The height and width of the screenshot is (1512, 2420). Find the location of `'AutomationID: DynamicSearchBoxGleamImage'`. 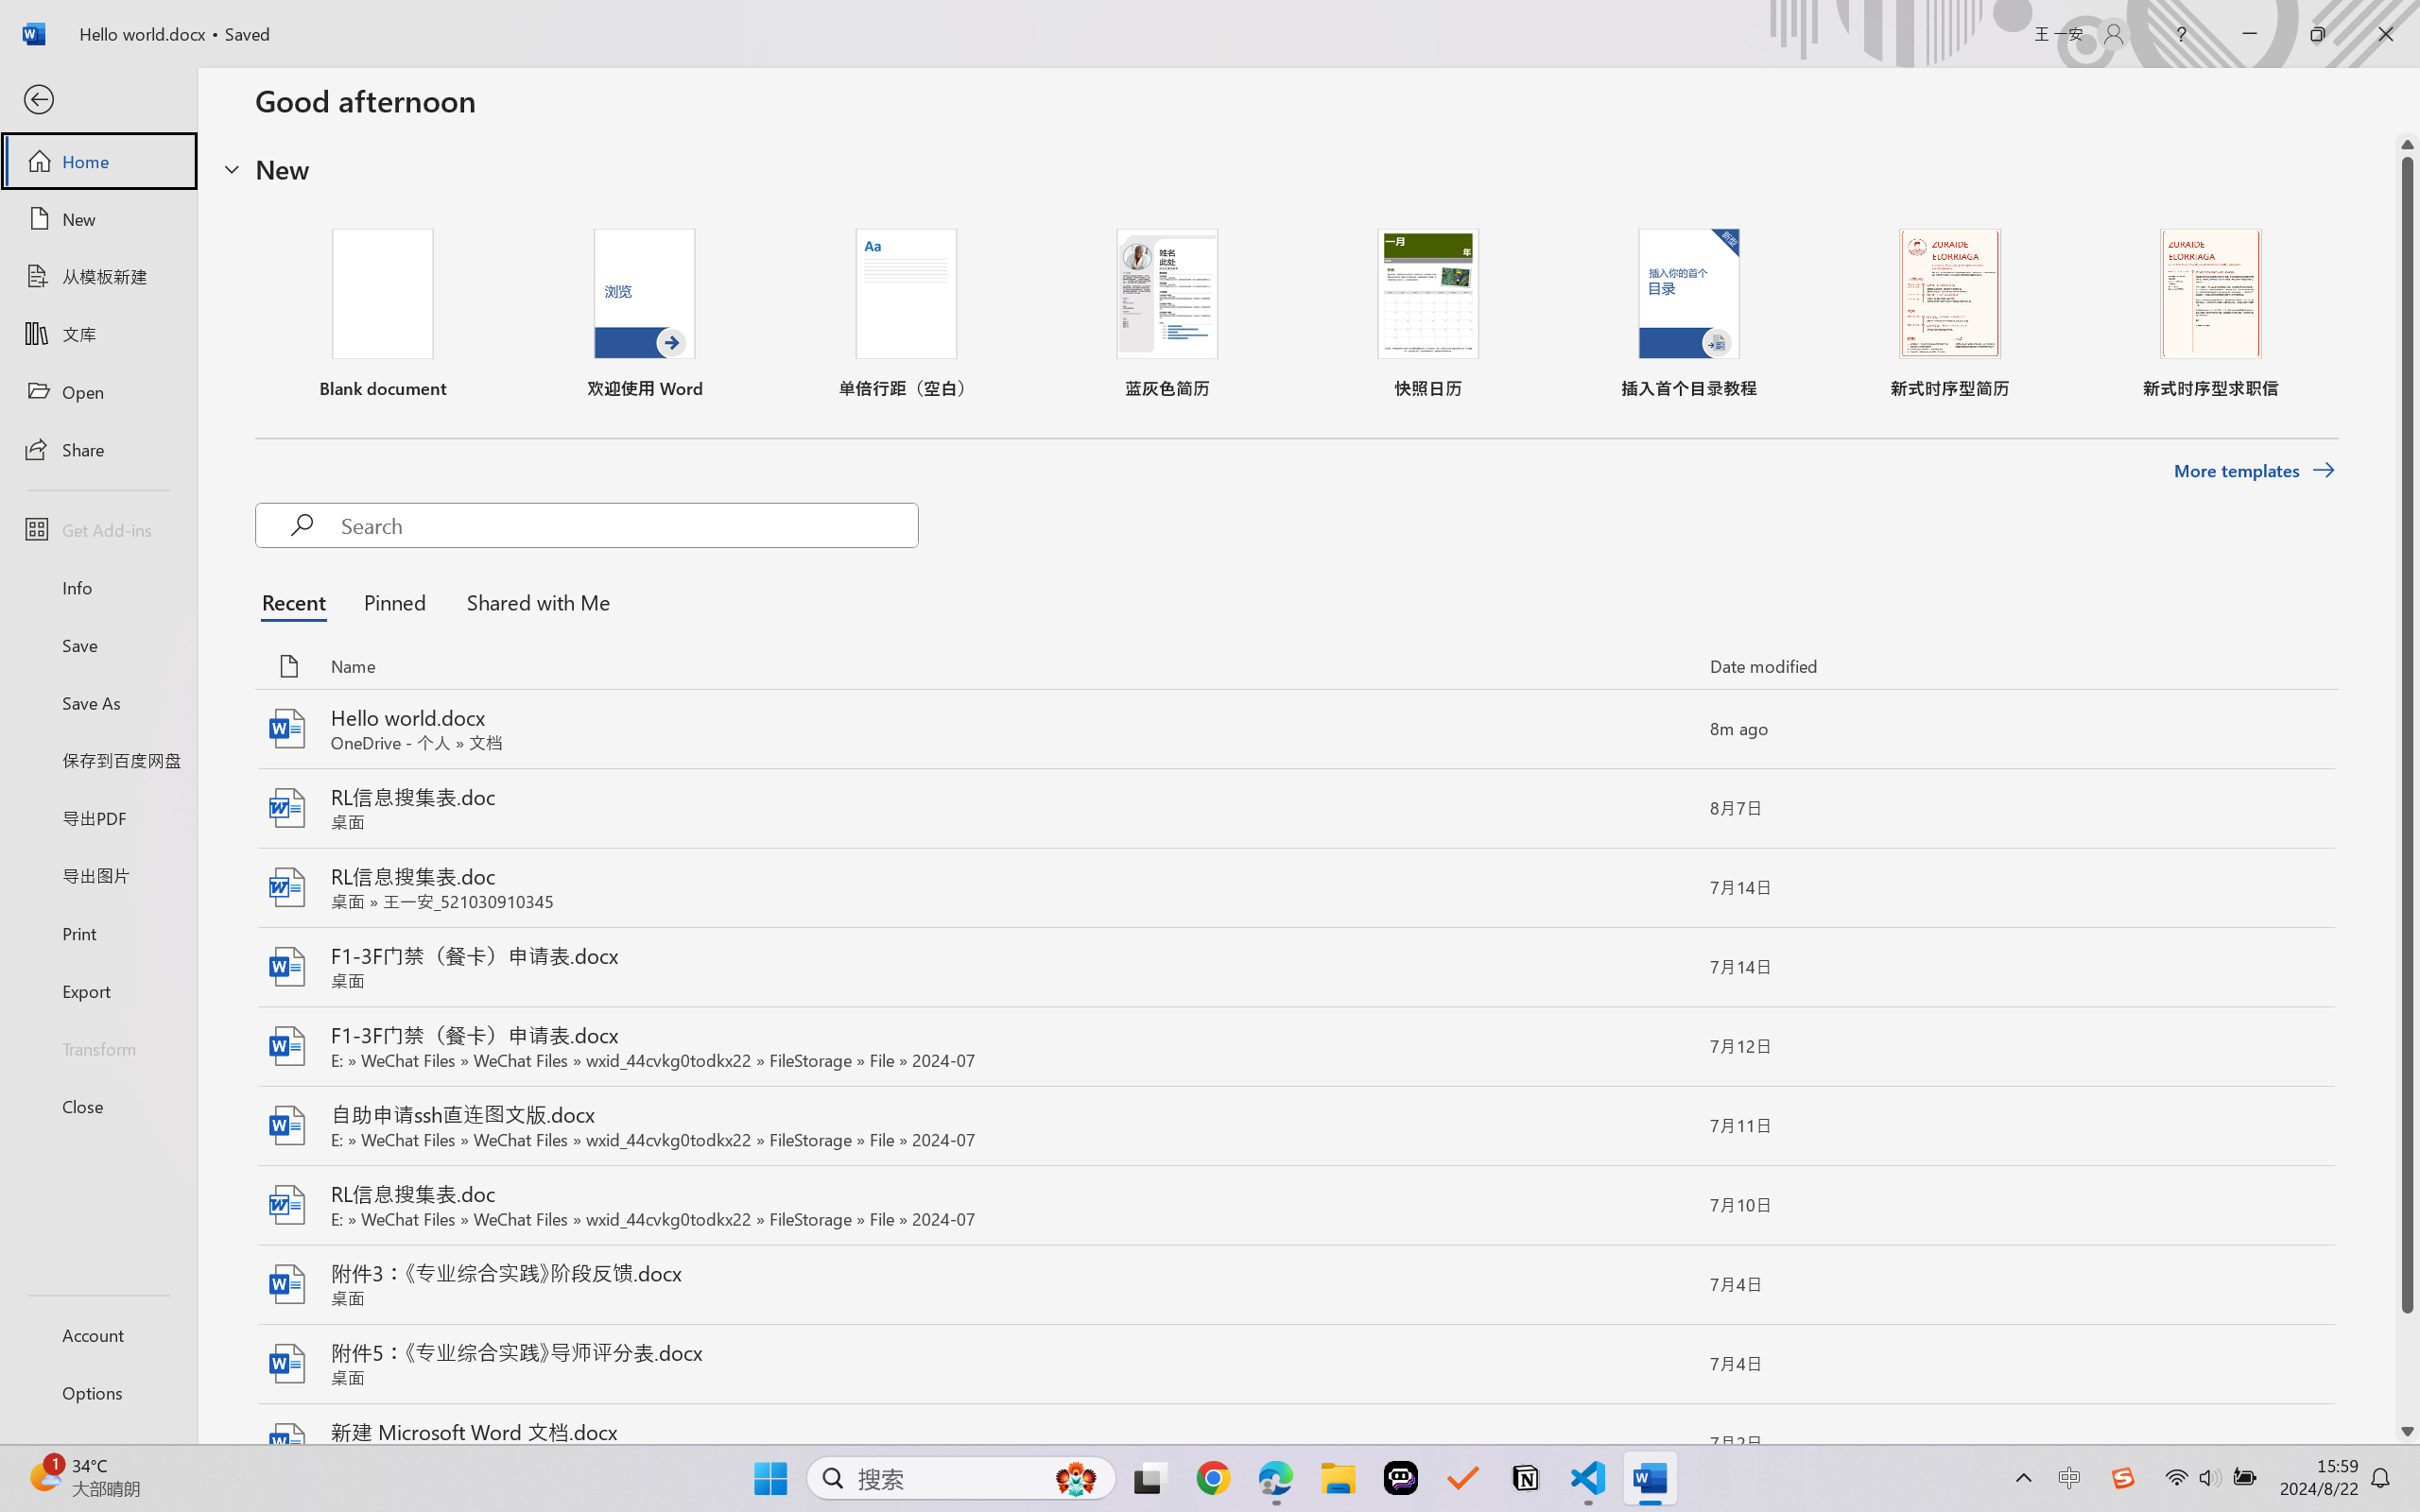

'AutomationID: DynamicSearchBoxGleamImage' is located at coordinates (1076, 1478).